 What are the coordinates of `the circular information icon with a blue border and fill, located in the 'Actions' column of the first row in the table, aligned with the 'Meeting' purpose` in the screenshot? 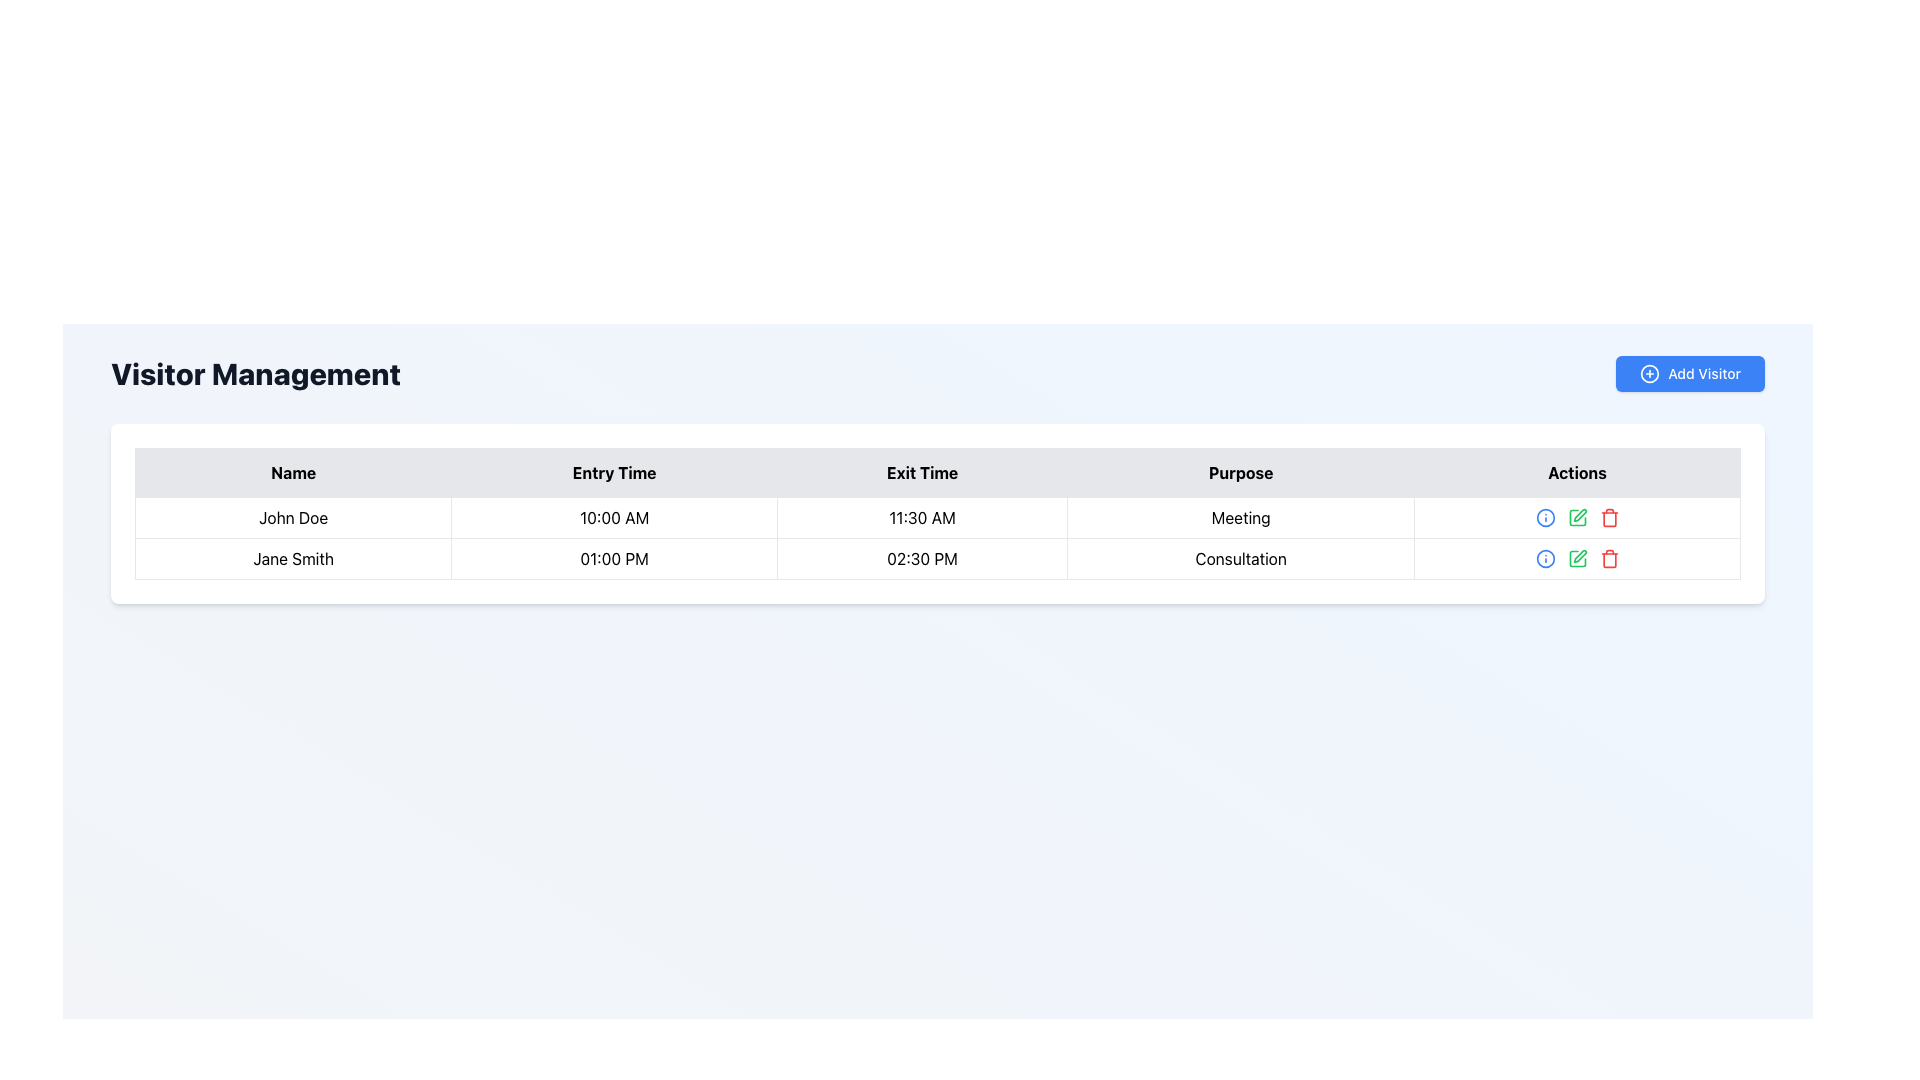 It's located at (1544, 559).